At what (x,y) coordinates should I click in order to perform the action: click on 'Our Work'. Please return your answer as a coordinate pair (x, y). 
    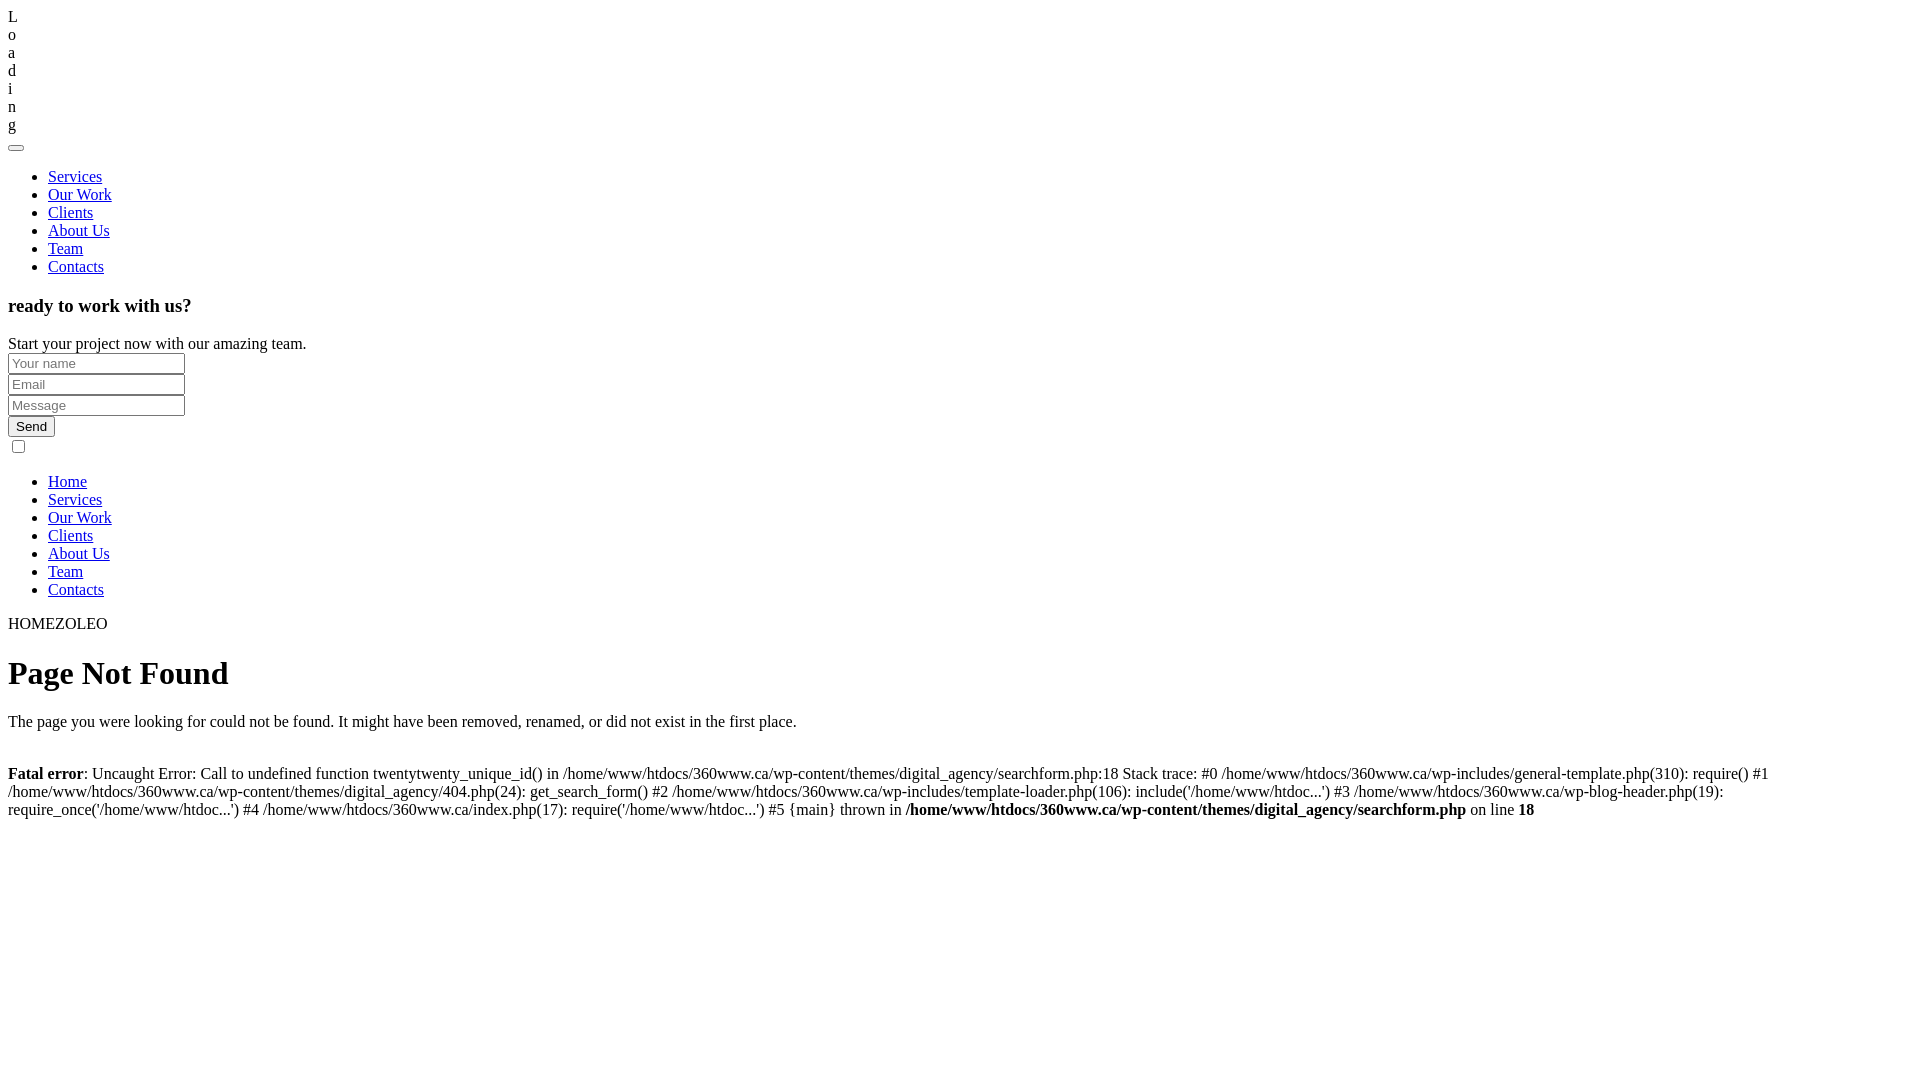
    Looking at the image, I should click on (80, 516).